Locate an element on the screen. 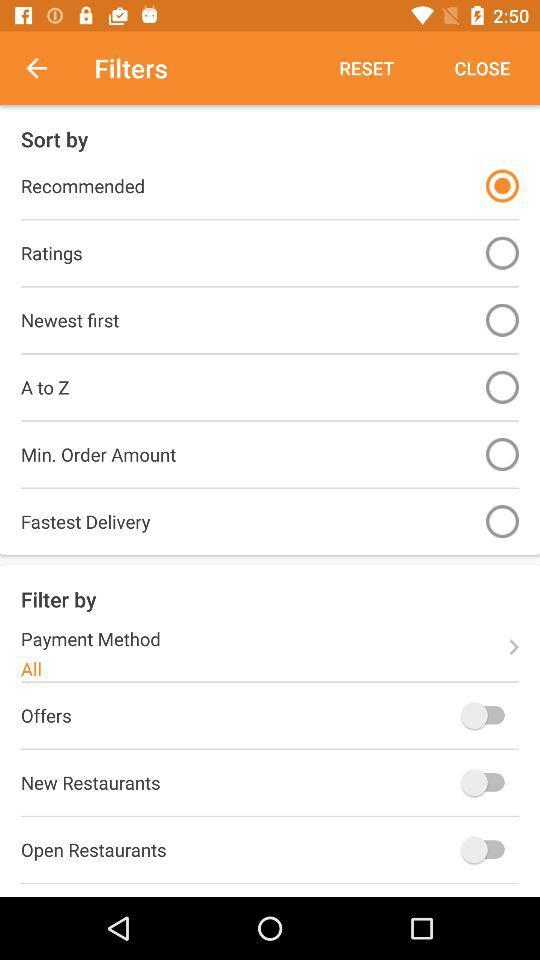  icon next to filters item is located at coordinates (47, 68).